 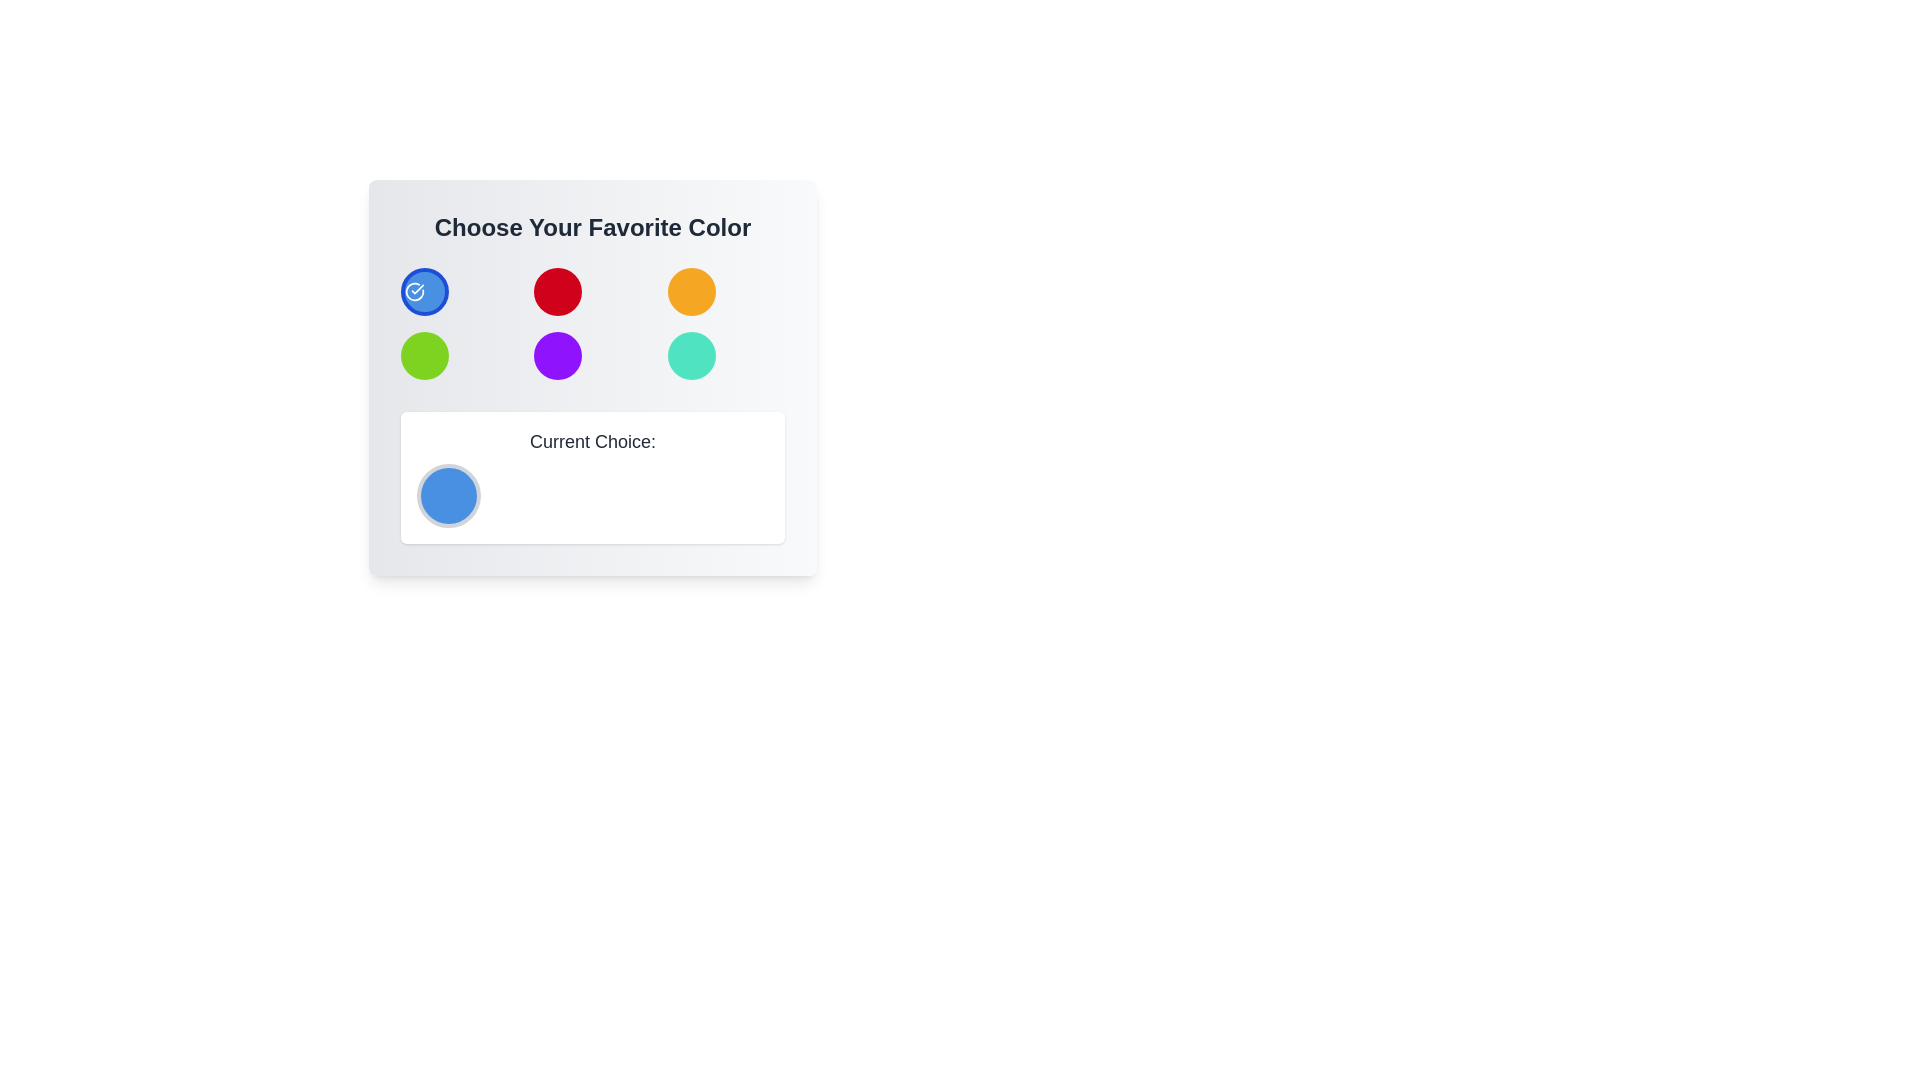 What do you see at coordinates (558, 292) in the screenshot?
I see `the circular button with a bright red background, which is the second item in the first row of a three-column grid` at bounding box center [558, 292].